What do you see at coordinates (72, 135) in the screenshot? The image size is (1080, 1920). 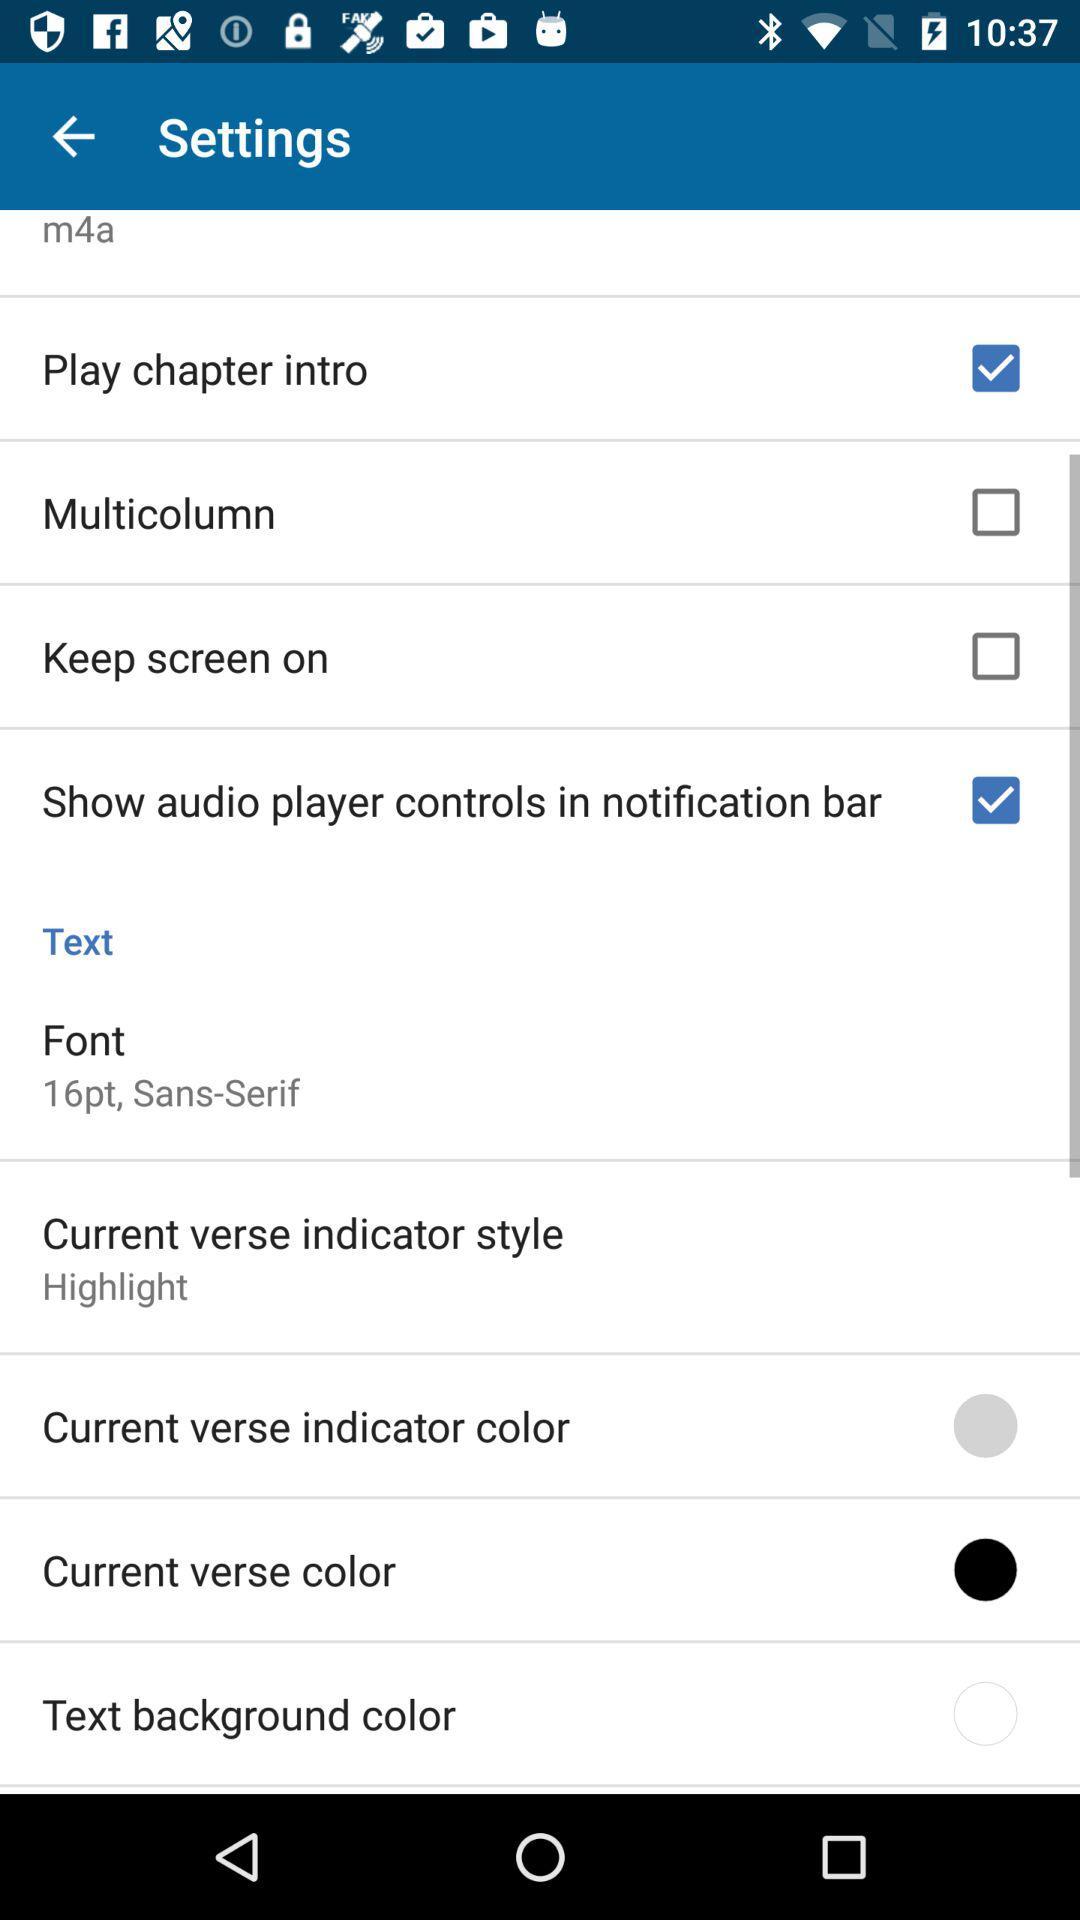 I see `the icon above the m4a icon` at bounding box center [72, 135].